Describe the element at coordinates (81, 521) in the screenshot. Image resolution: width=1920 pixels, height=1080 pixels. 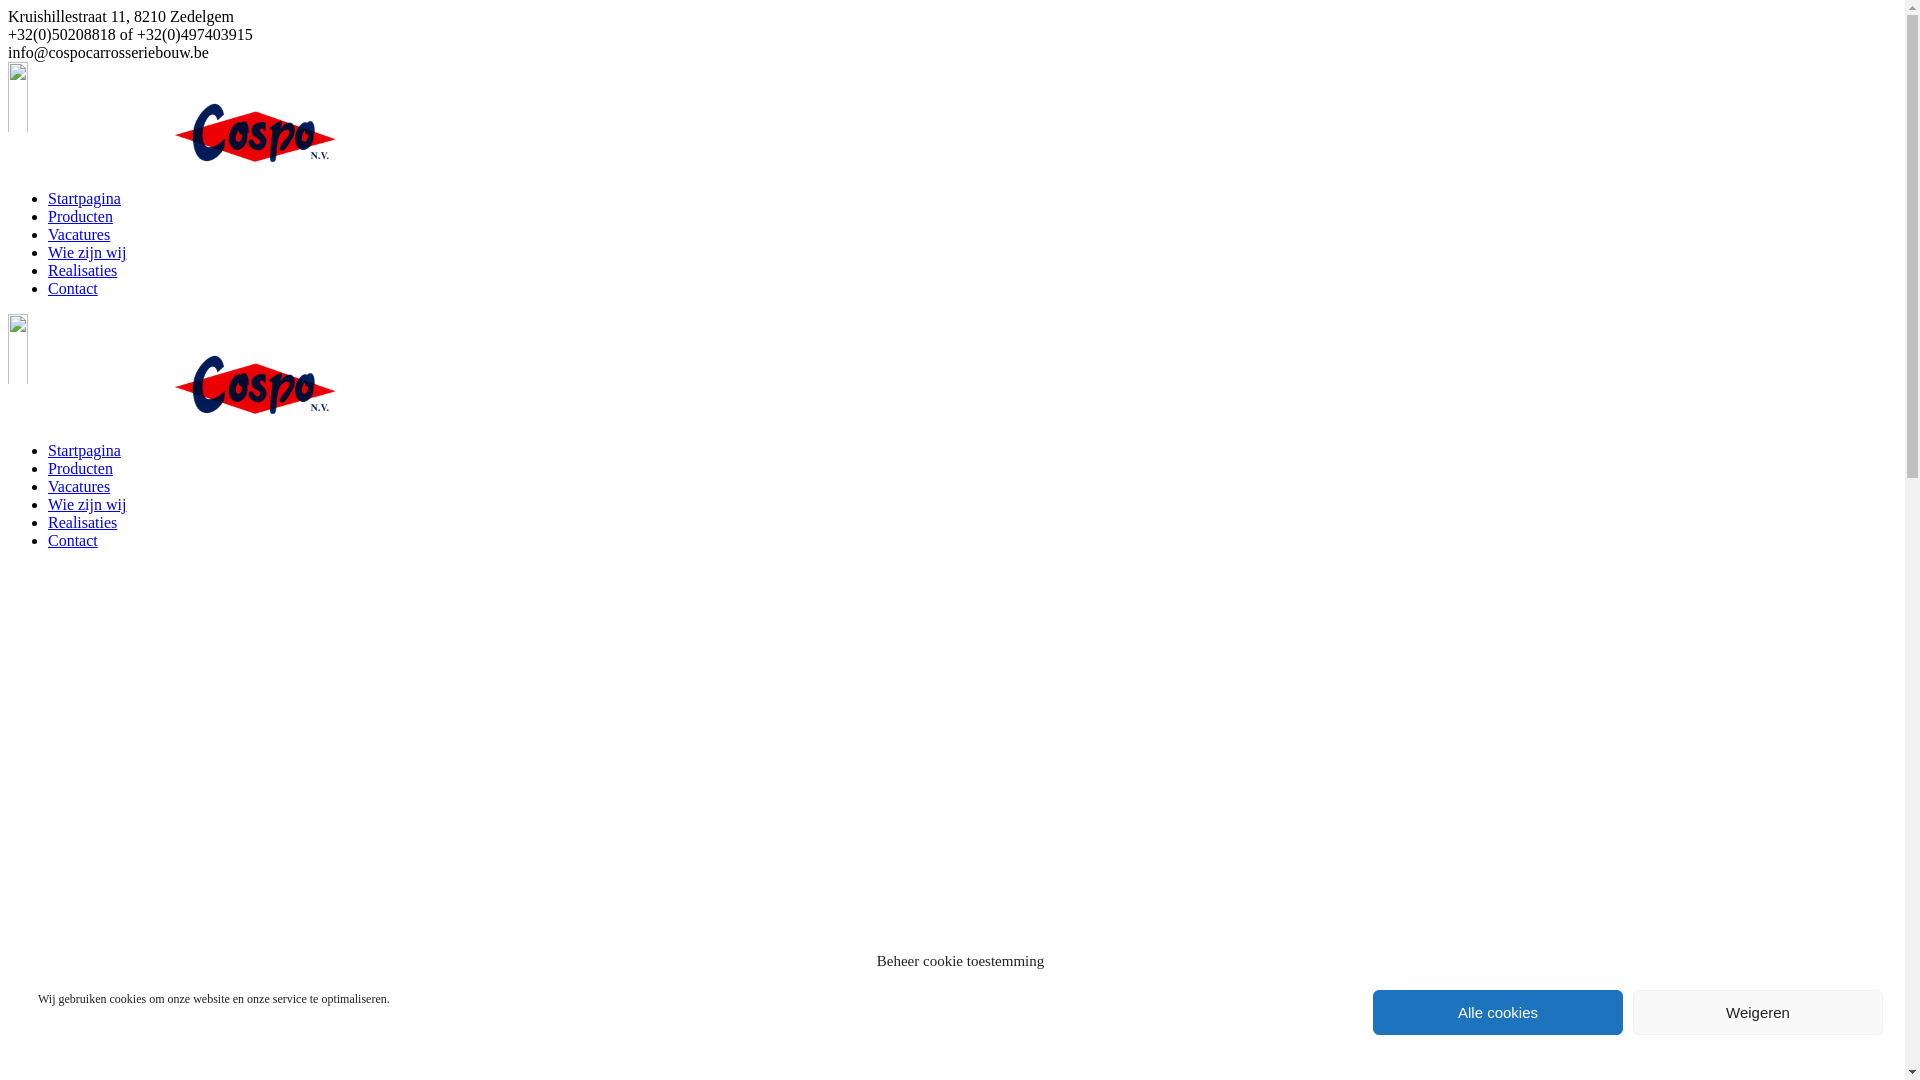
I see `'Realisaties'` at that location.